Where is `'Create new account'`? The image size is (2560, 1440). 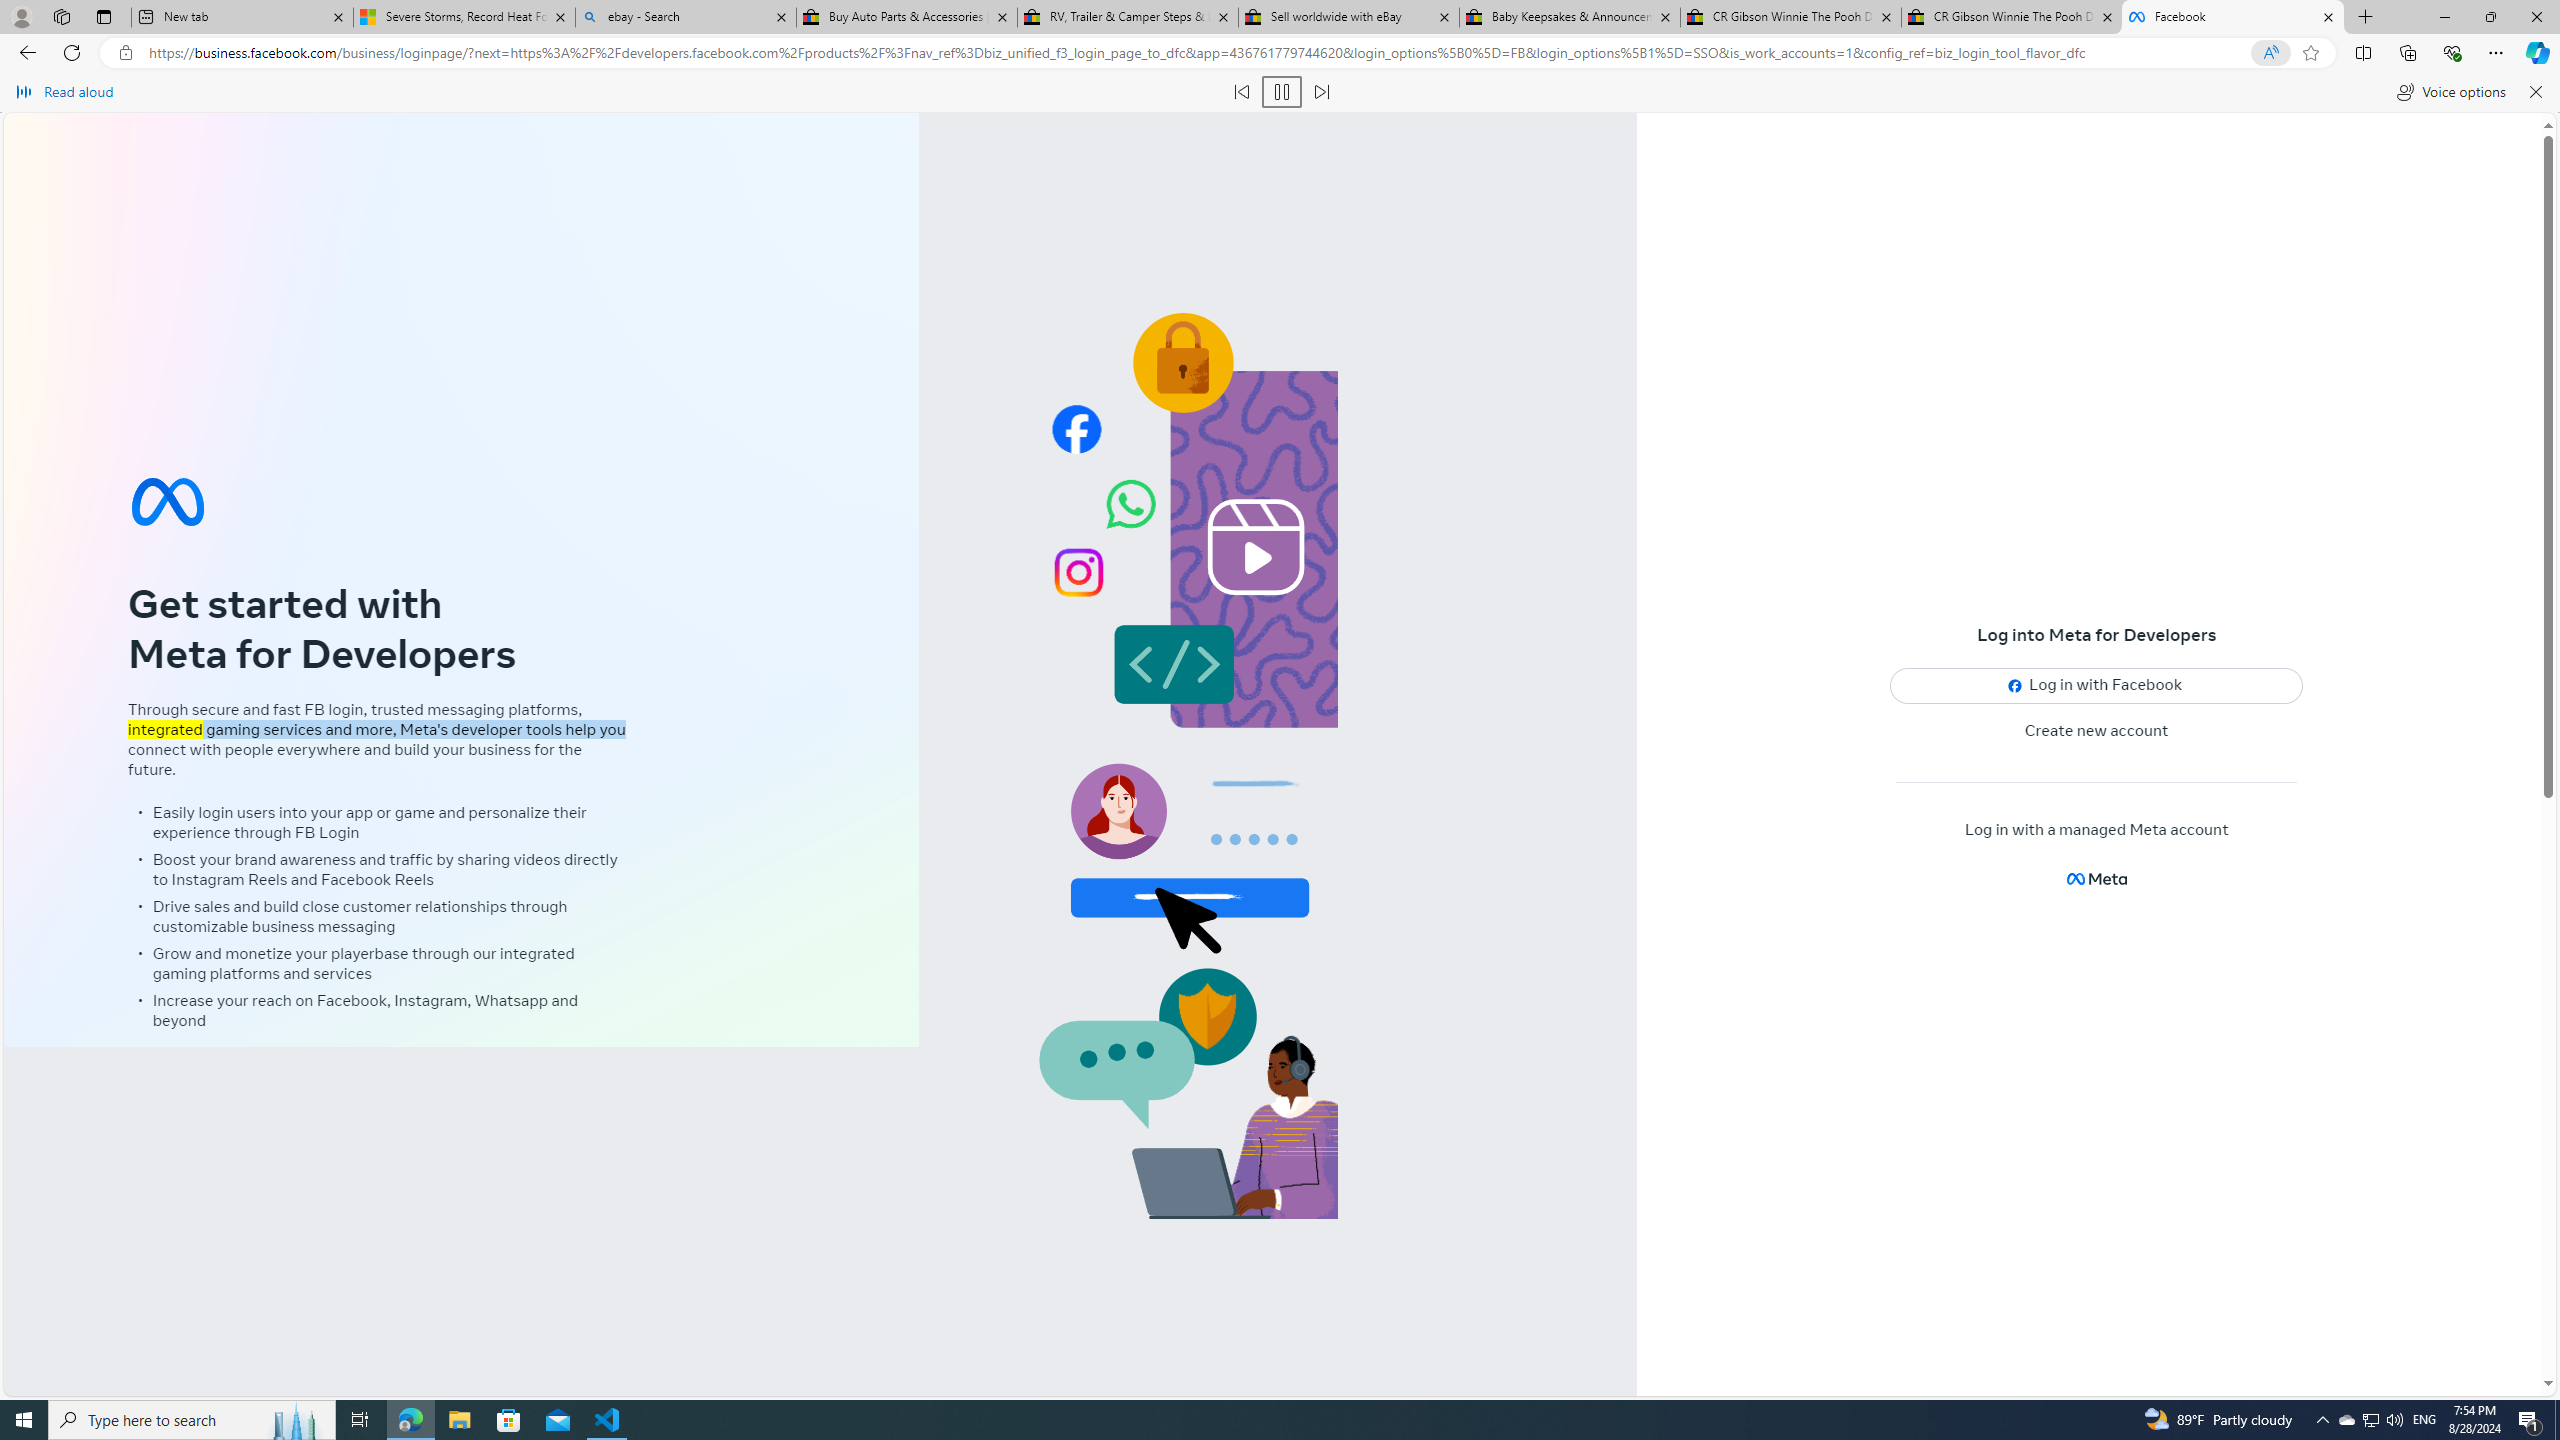
'Create new account' is located at coordinates (2096, 731).